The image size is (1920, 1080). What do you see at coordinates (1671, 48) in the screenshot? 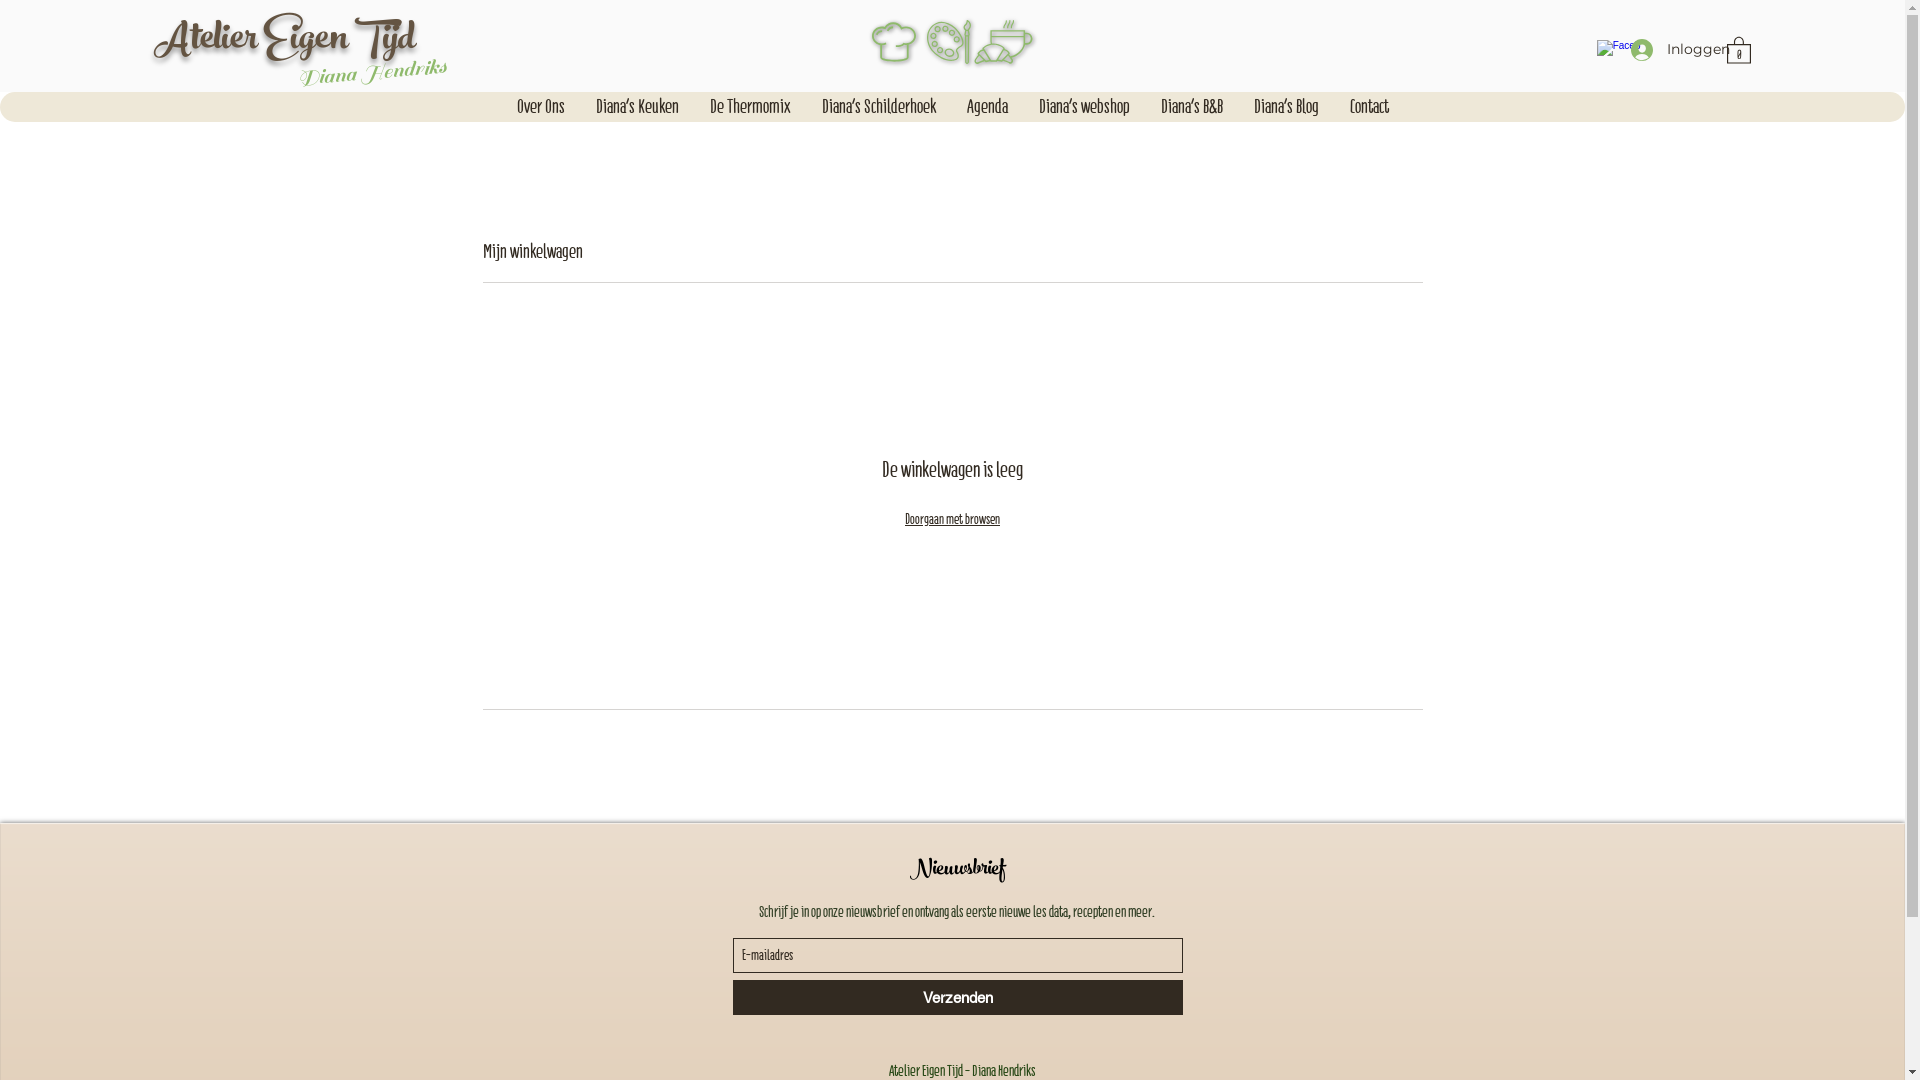
I see `'Inloggen'` at bounding box center [1671, 48].